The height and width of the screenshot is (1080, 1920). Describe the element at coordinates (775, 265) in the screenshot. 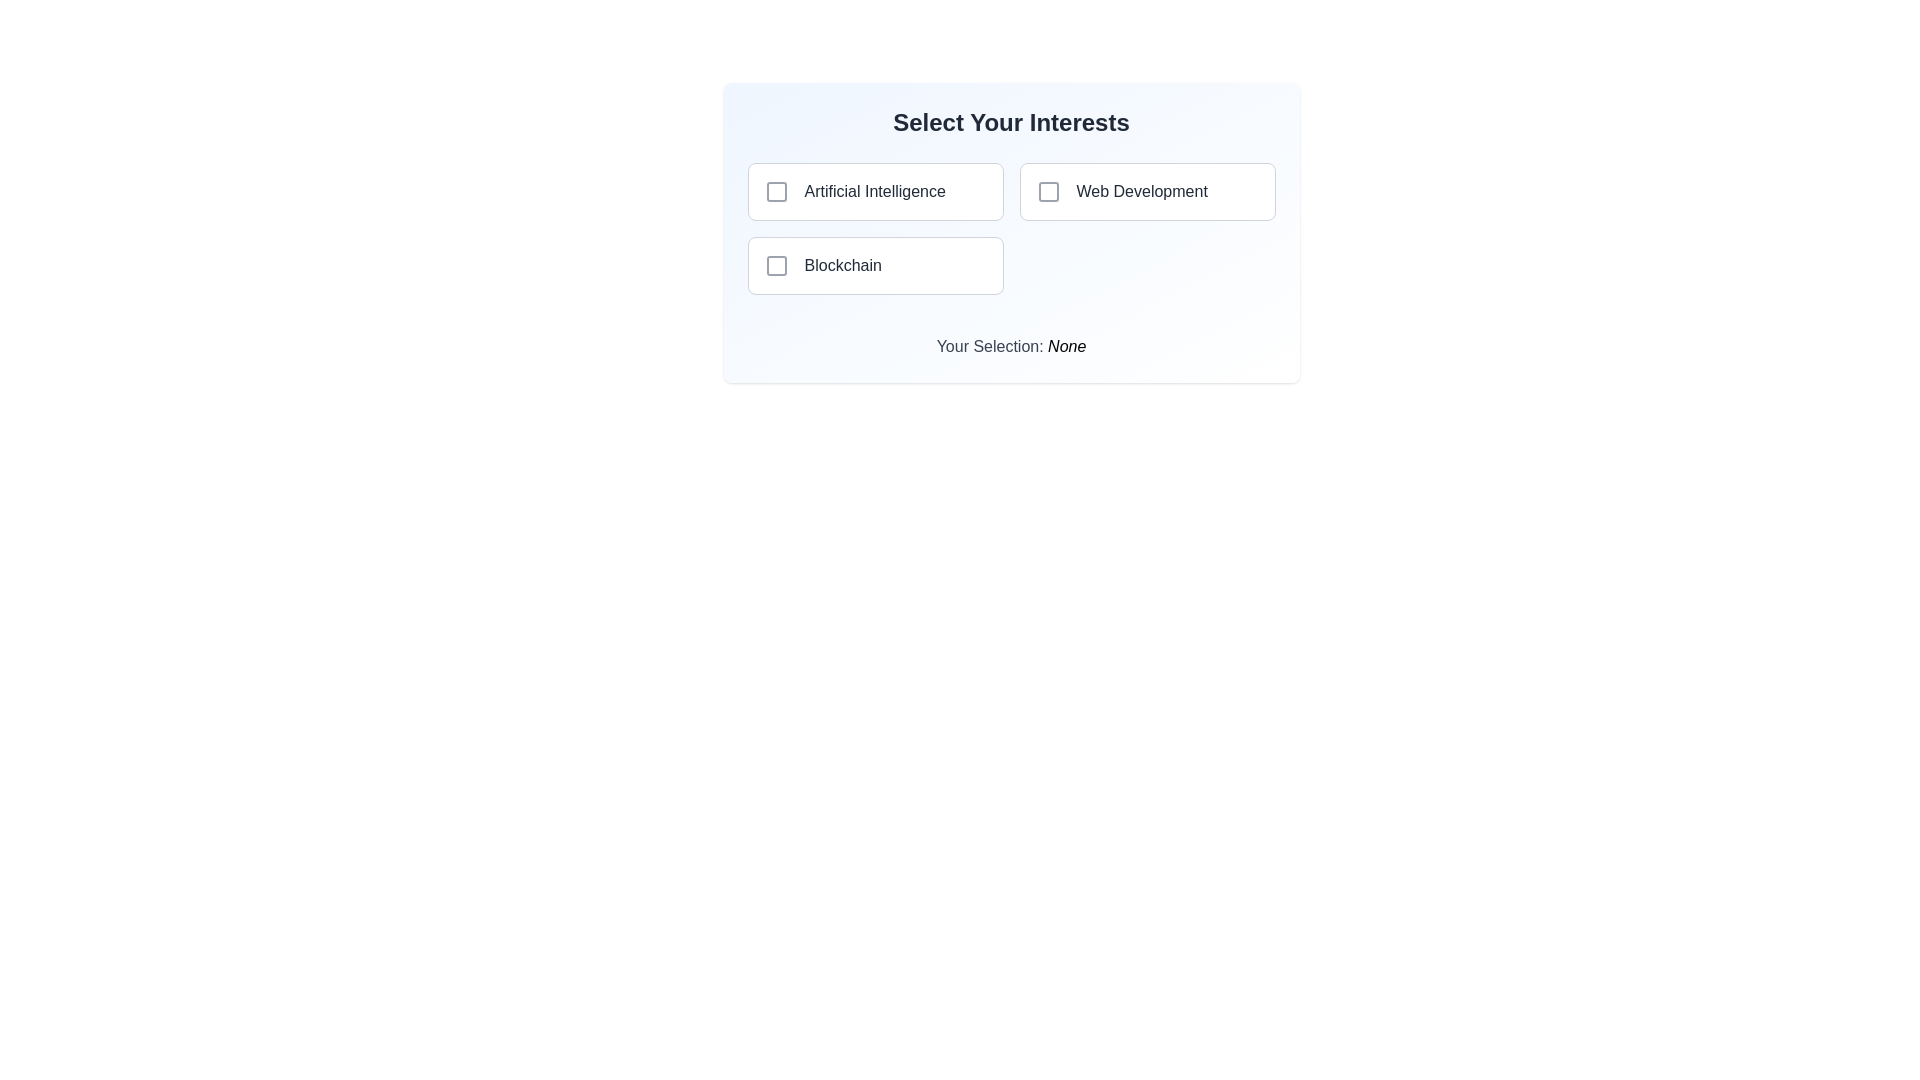

I see `the checkbox for the 'Blockchain' interest` at that location.